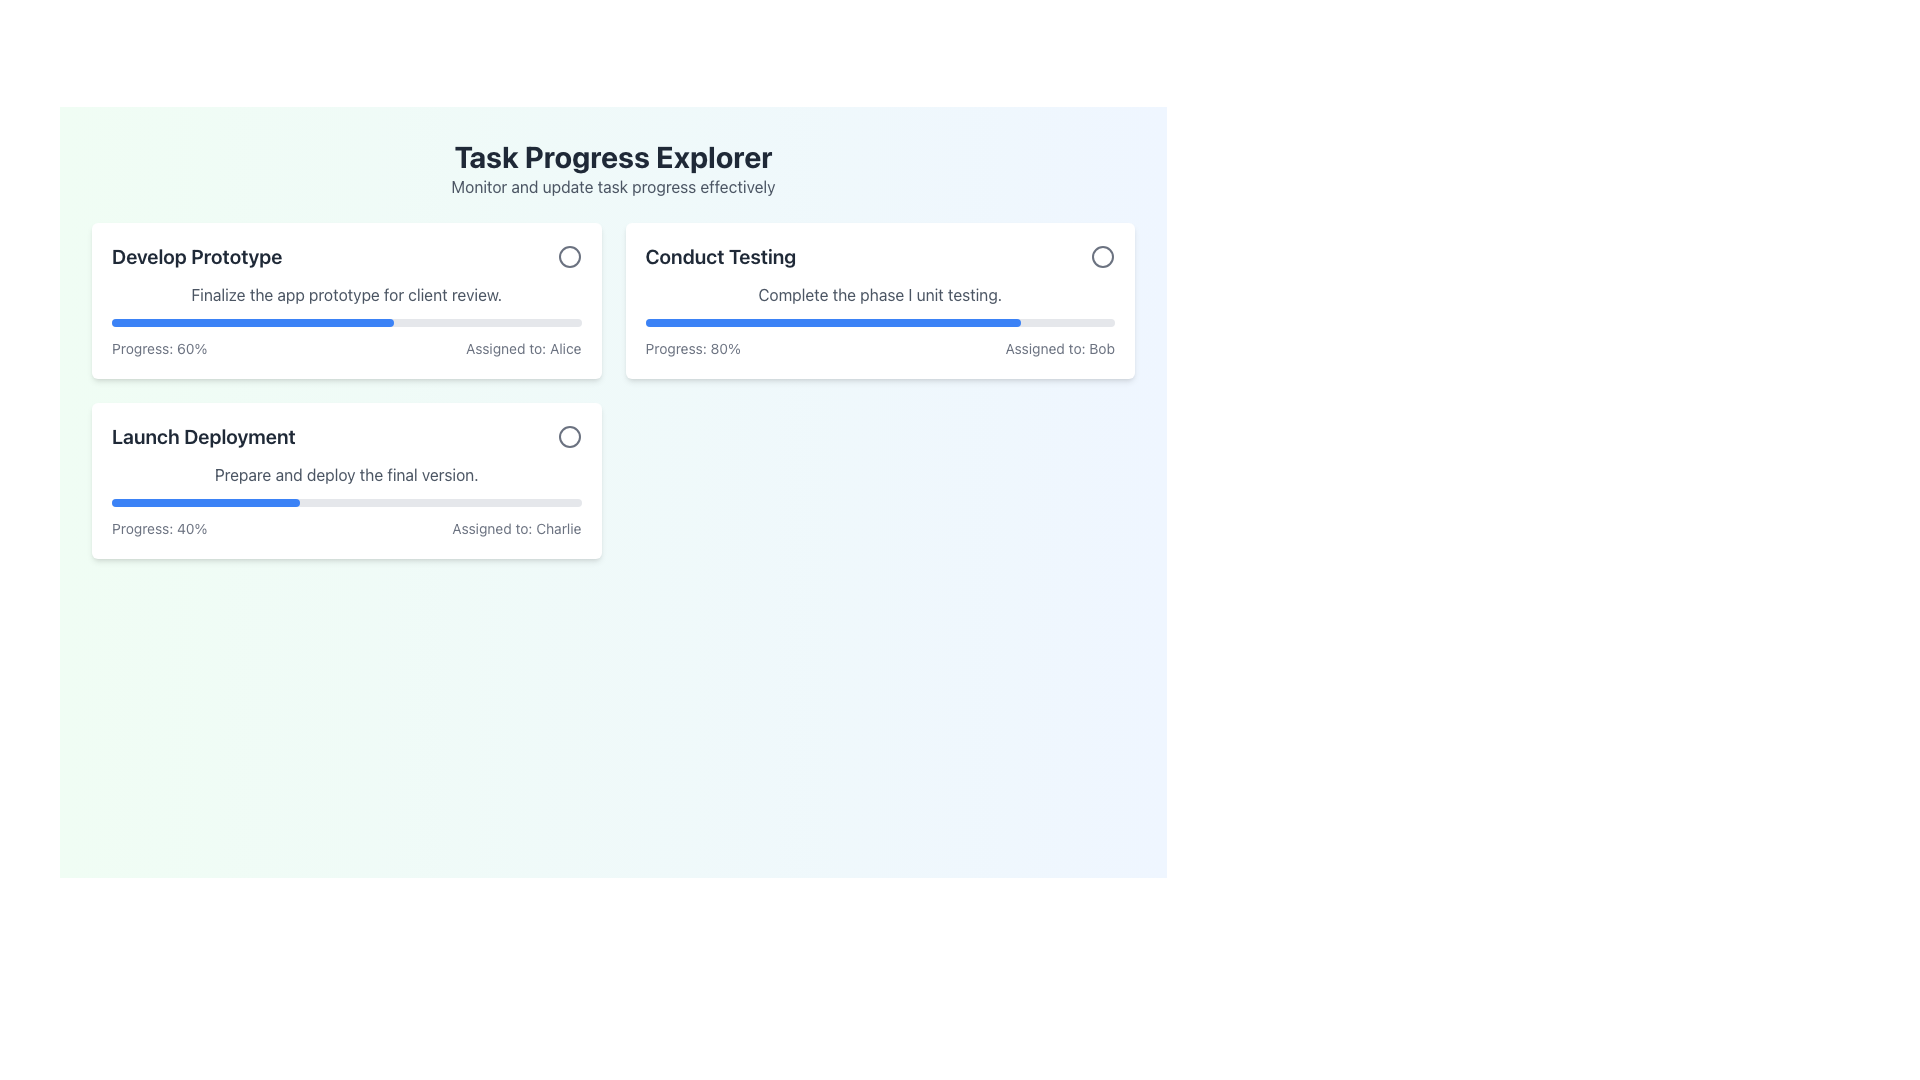  I want to click on the blue progress bar segment which occupies 60% of the width inside the gray progress bar in the 'Develop Prototype' task card, so click(251, 322).